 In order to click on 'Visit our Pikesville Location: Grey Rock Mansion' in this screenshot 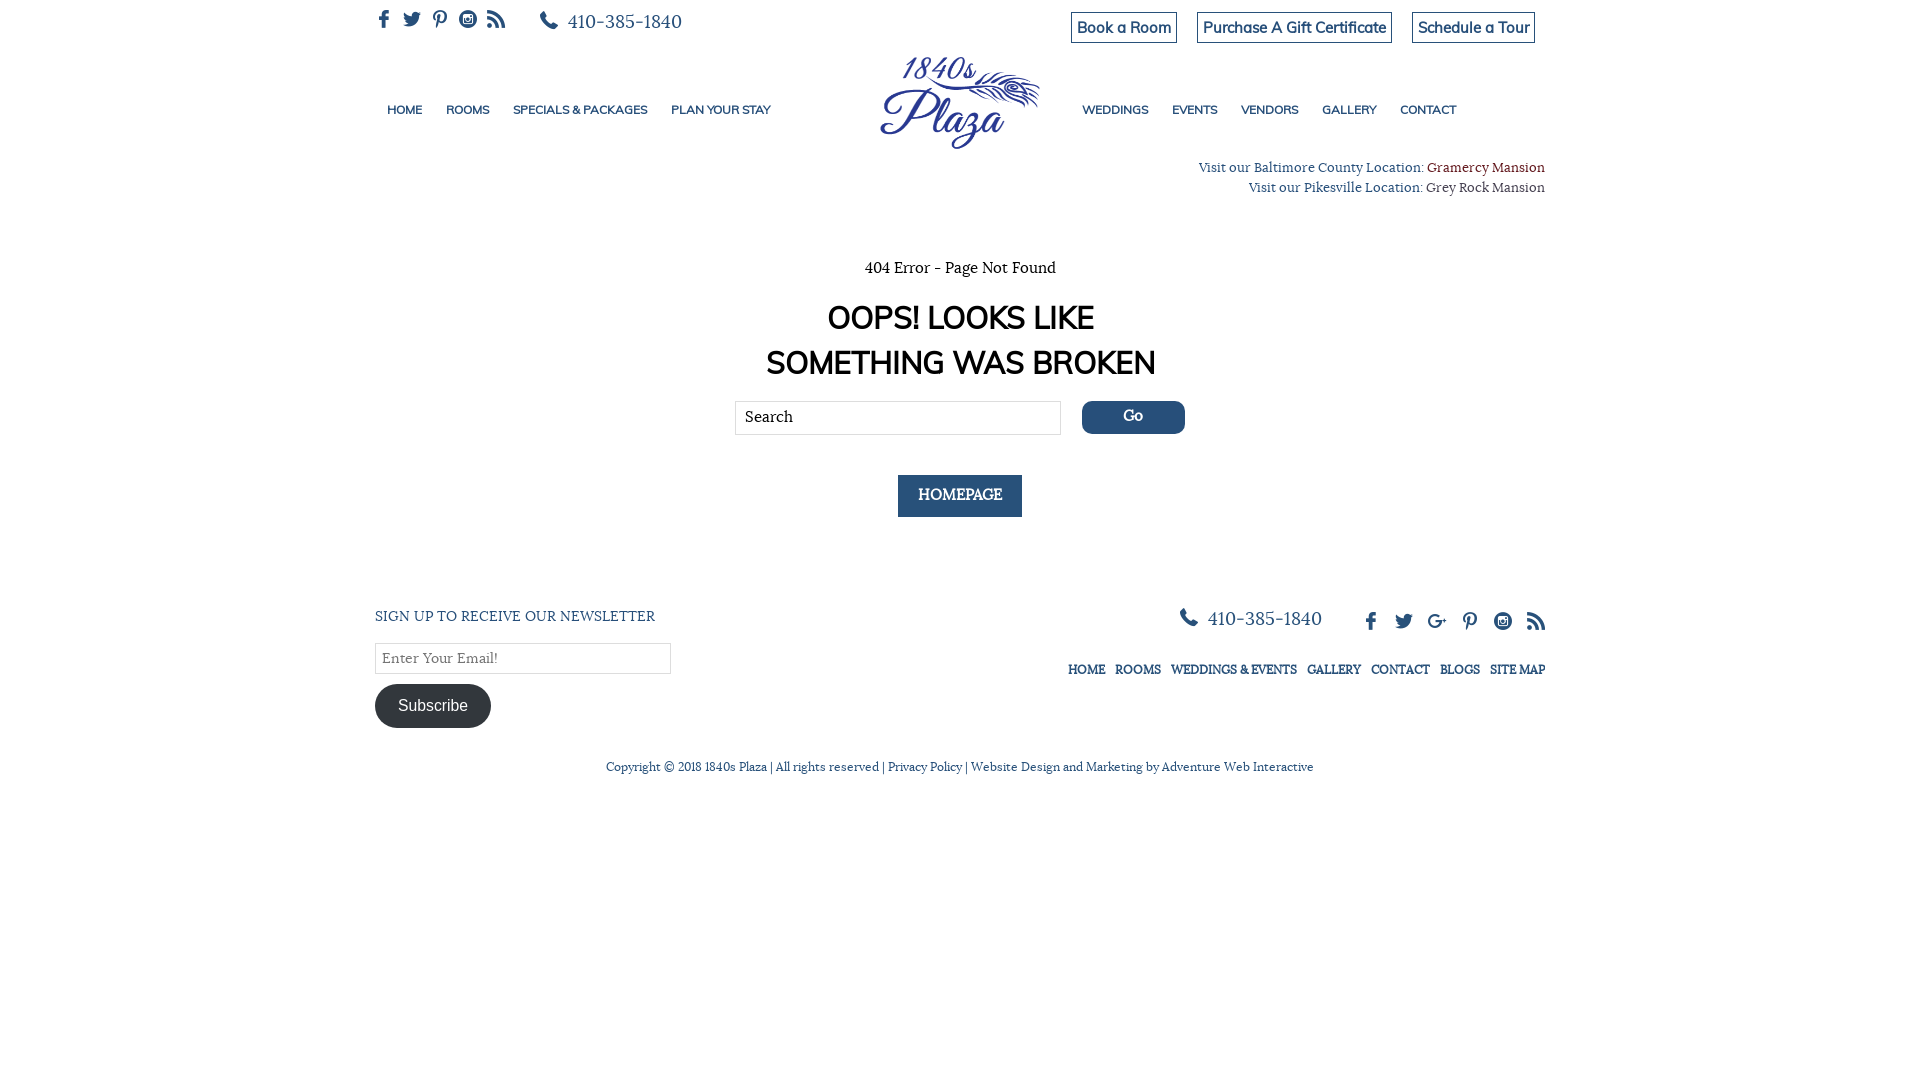, I will do `click(1395, 188)`.